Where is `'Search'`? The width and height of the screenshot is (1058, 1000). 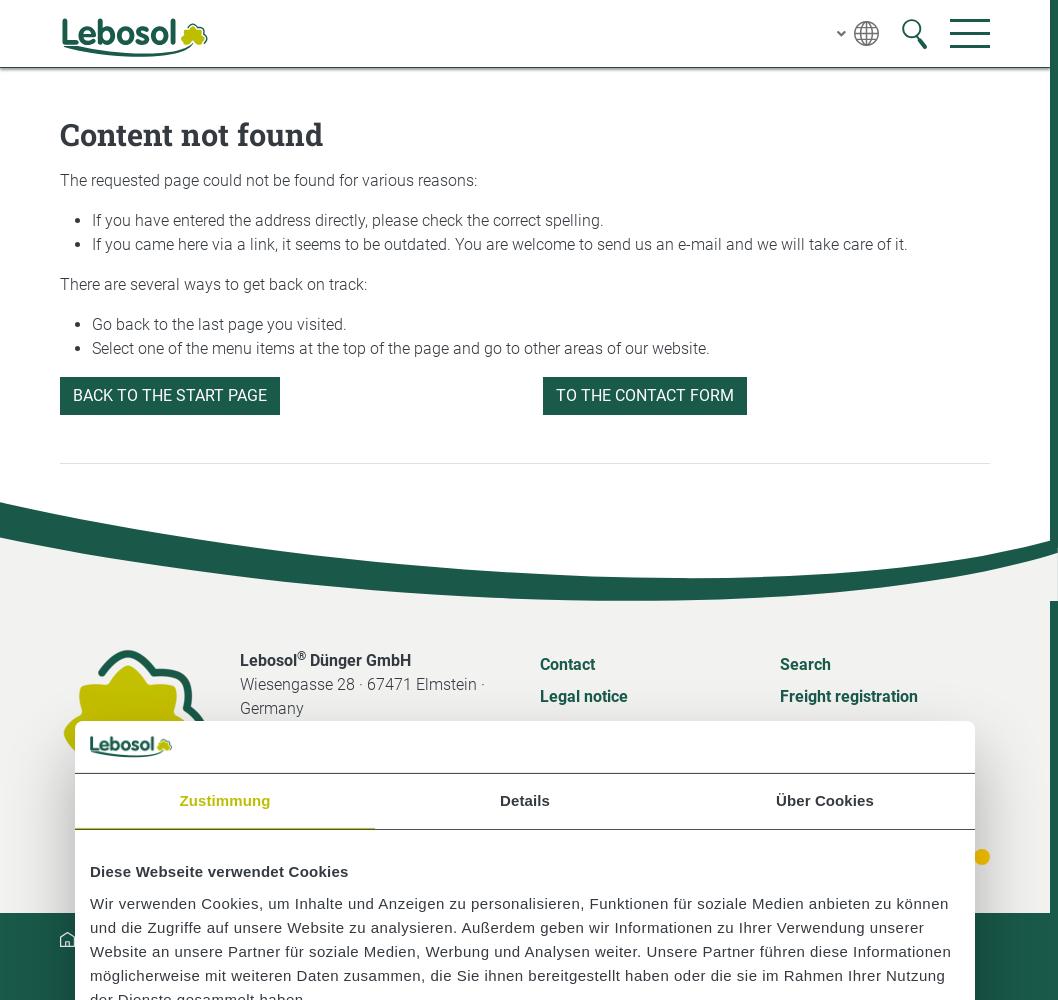
'Search' is located at coordinates (804, 664).